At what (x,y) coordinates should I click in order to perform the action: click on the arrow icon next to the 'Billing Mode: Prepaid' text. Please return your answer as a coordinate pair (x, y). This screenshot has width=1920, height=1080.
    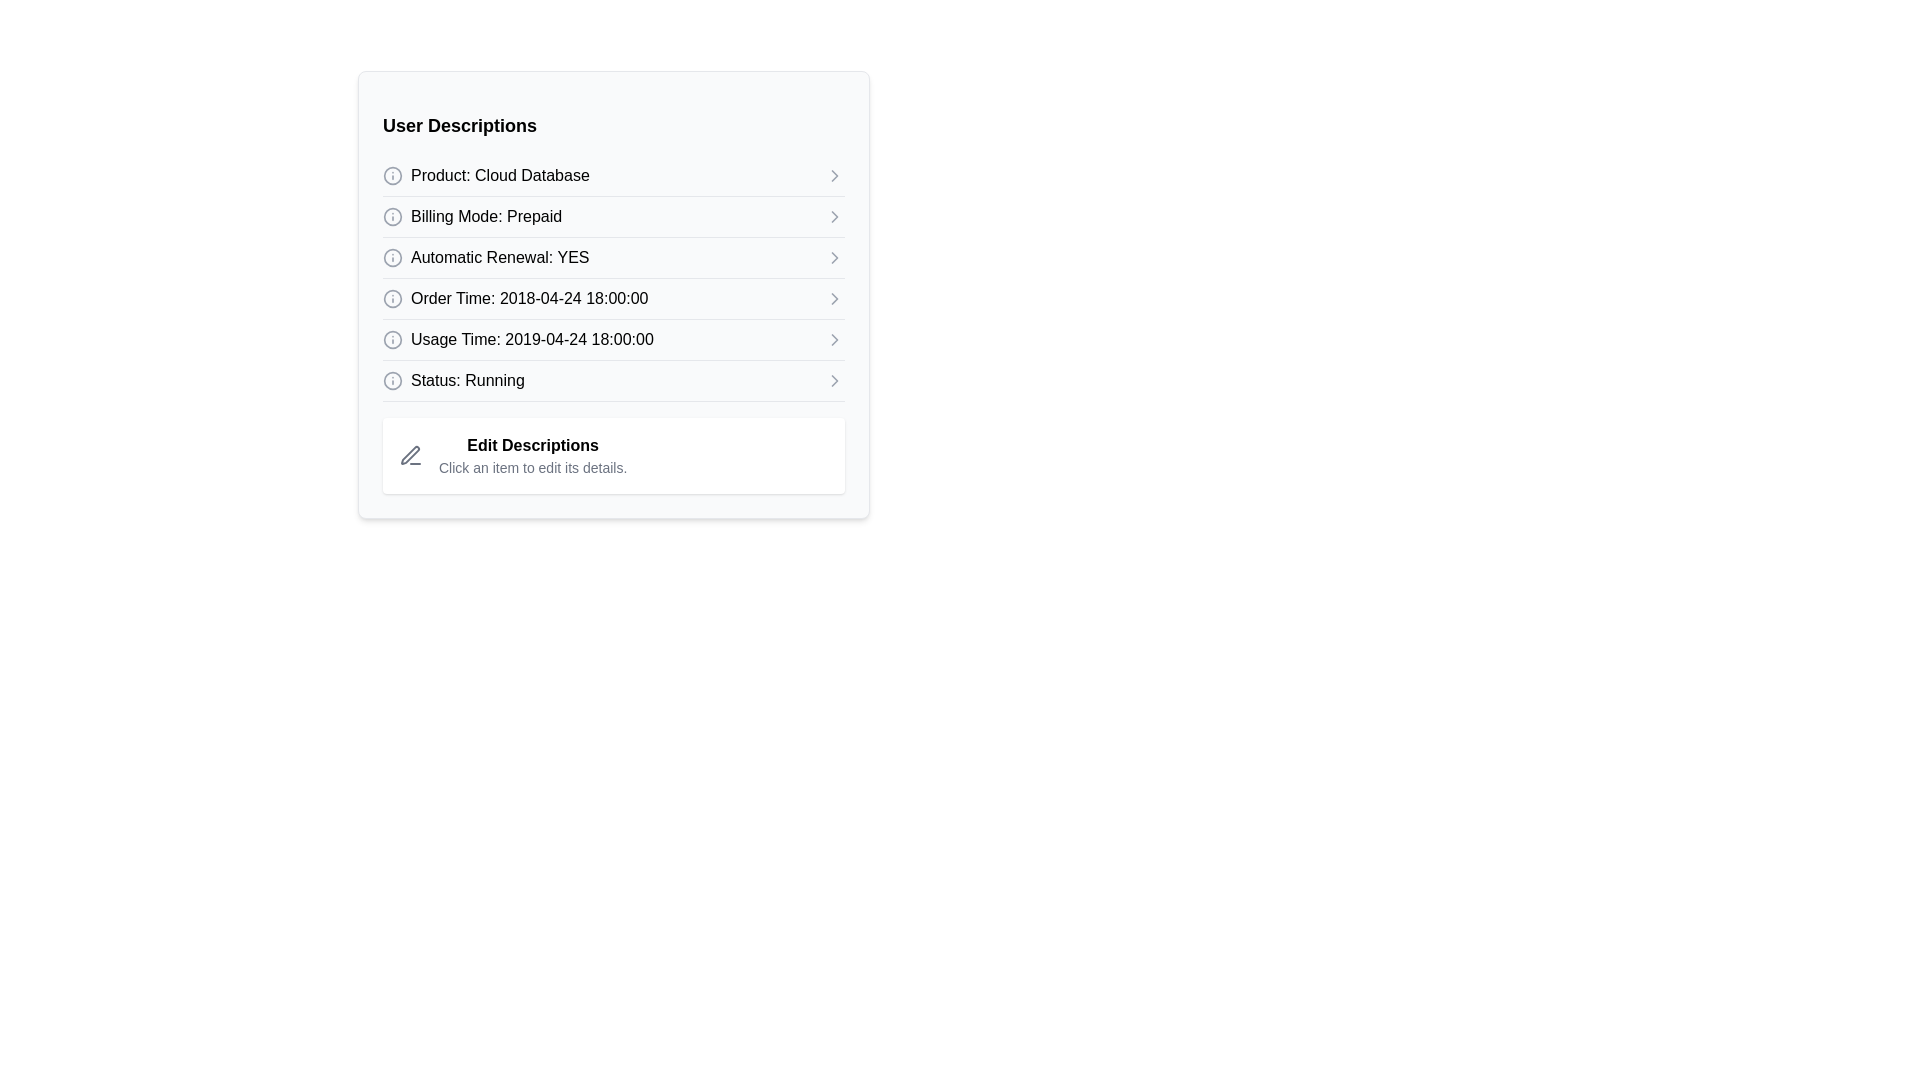
    Looking at the image, I should click on (835, 216).